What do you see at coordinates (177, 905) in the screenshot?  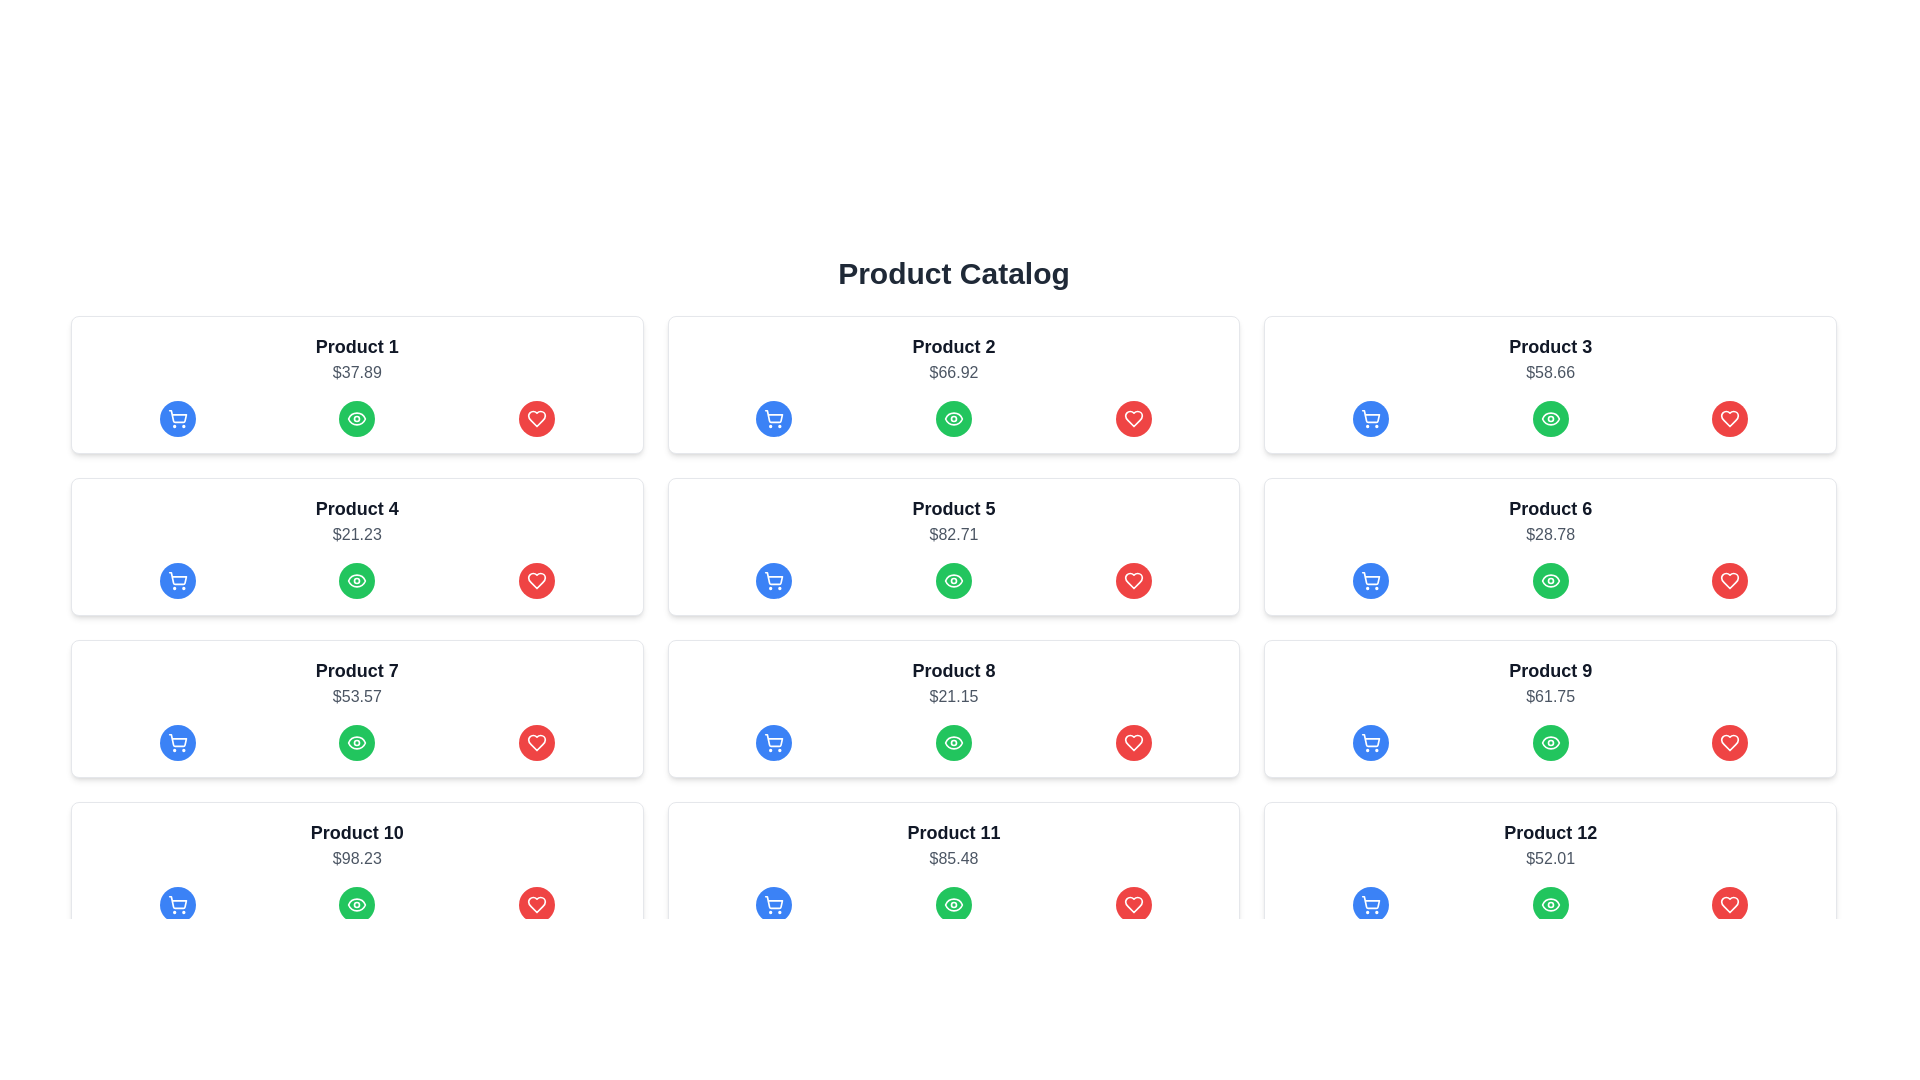 I see `the circular blue button with a shopping cart icon located at the bottom-left corner of the 'Product 10' card` at bounding box center [177, 905].